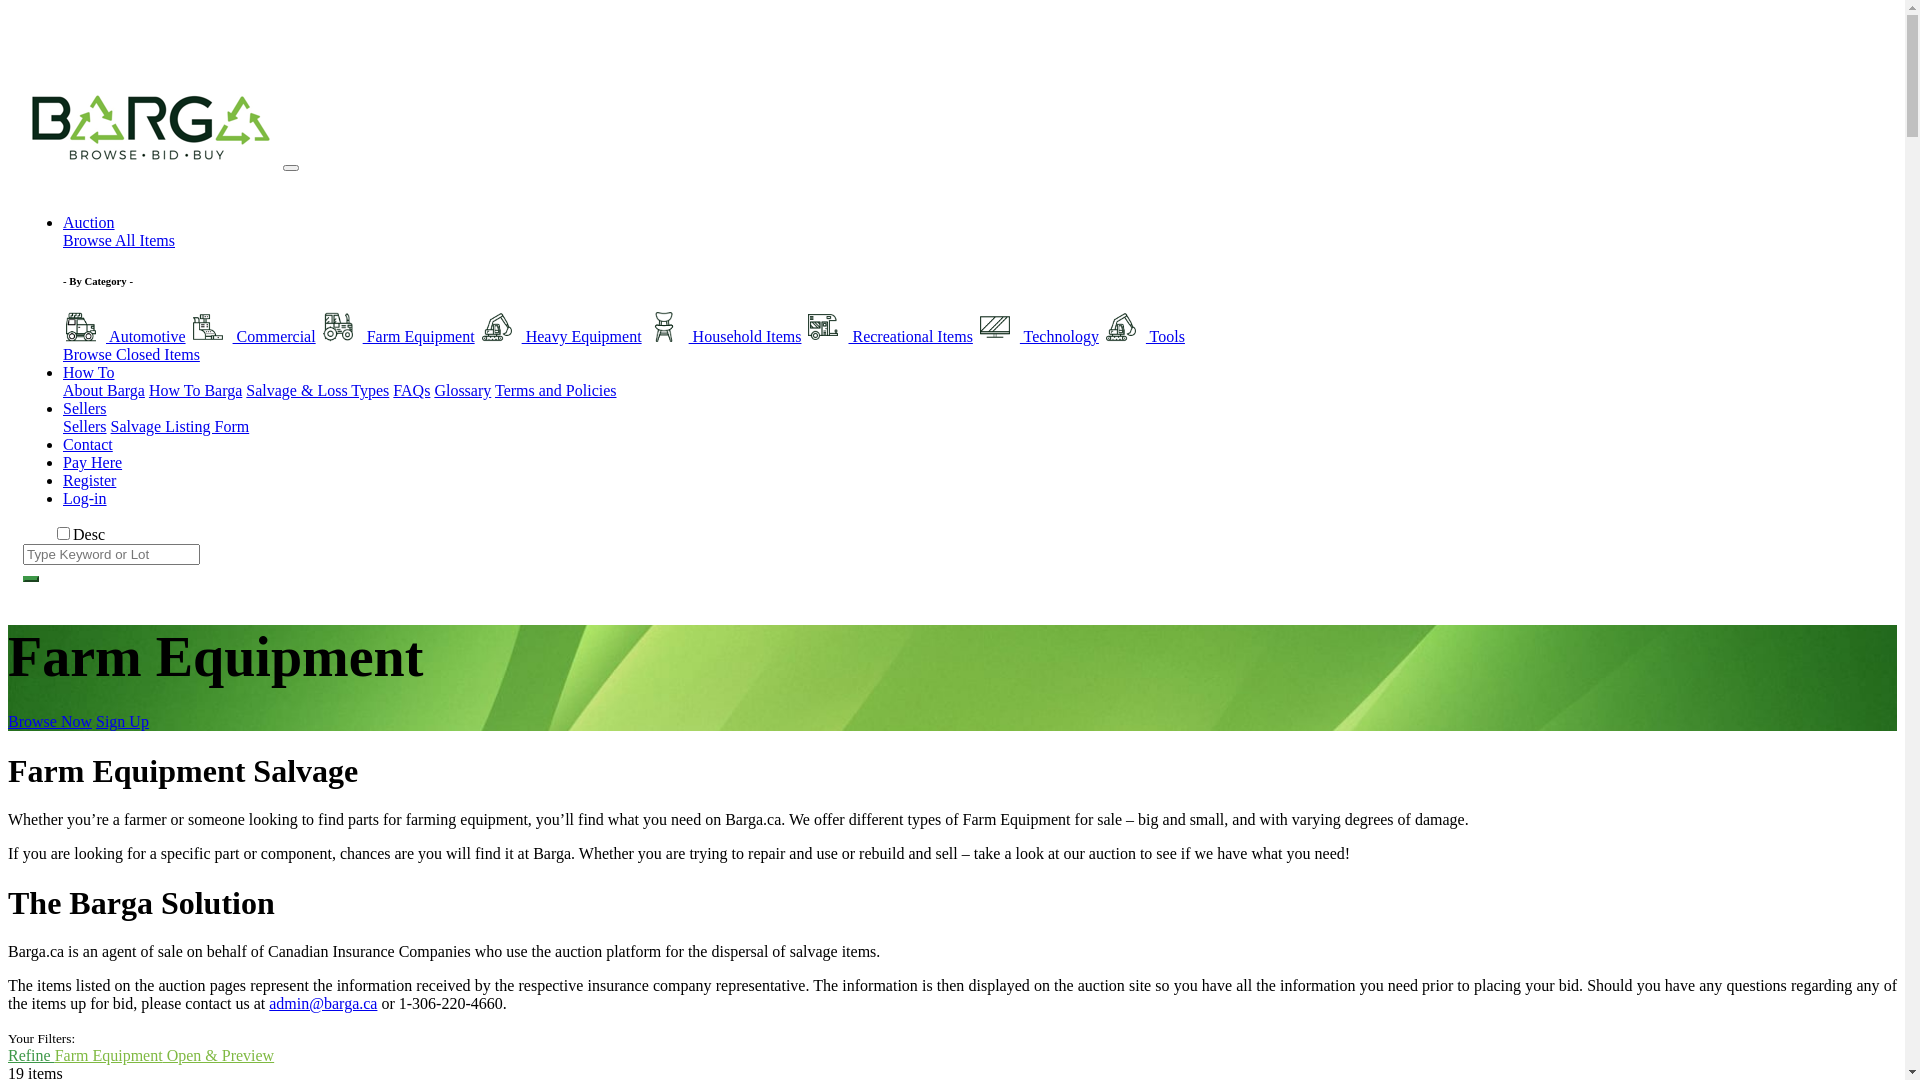 The width and height of the screenshot is (1920, 1080). I want to click on 'How To Barga', so click(147, 390).